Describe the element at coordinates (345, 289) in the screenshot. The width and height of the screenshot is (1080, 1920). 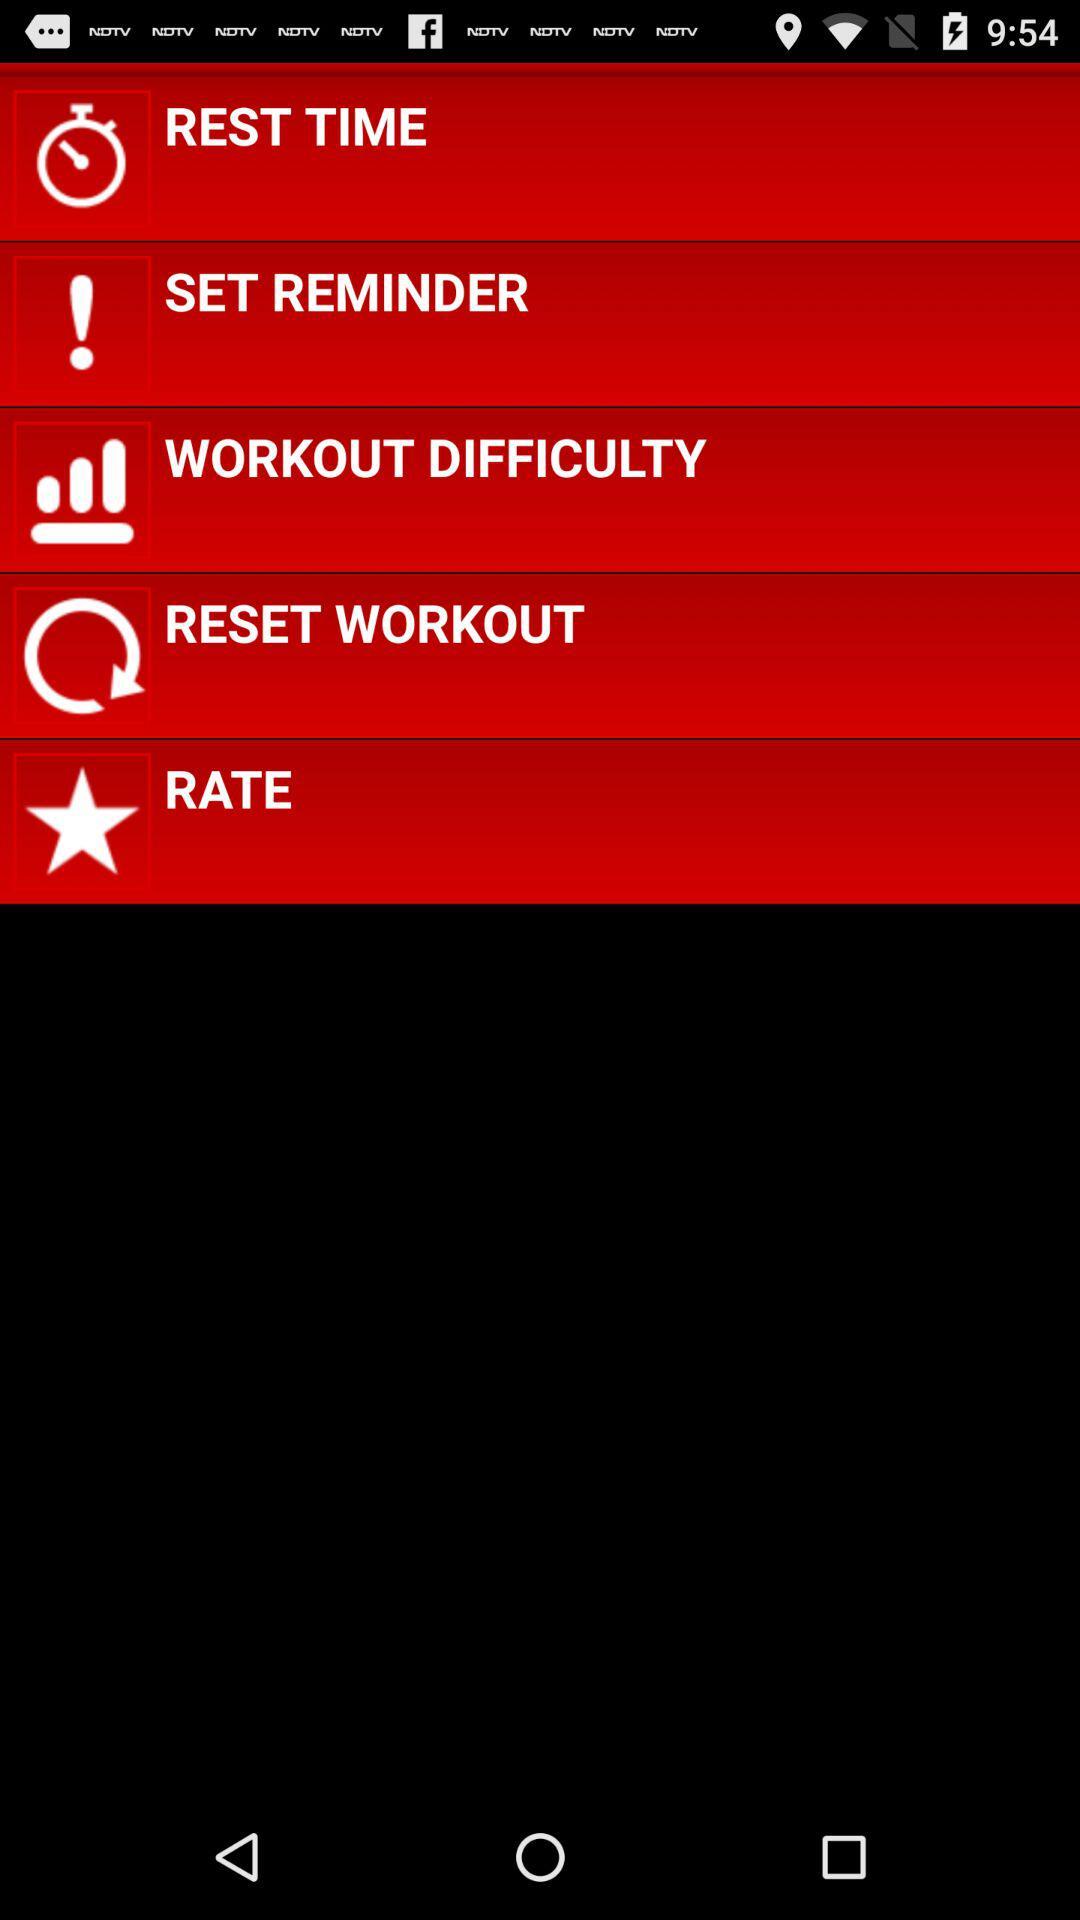
I see `icon below rest time item` at that location.